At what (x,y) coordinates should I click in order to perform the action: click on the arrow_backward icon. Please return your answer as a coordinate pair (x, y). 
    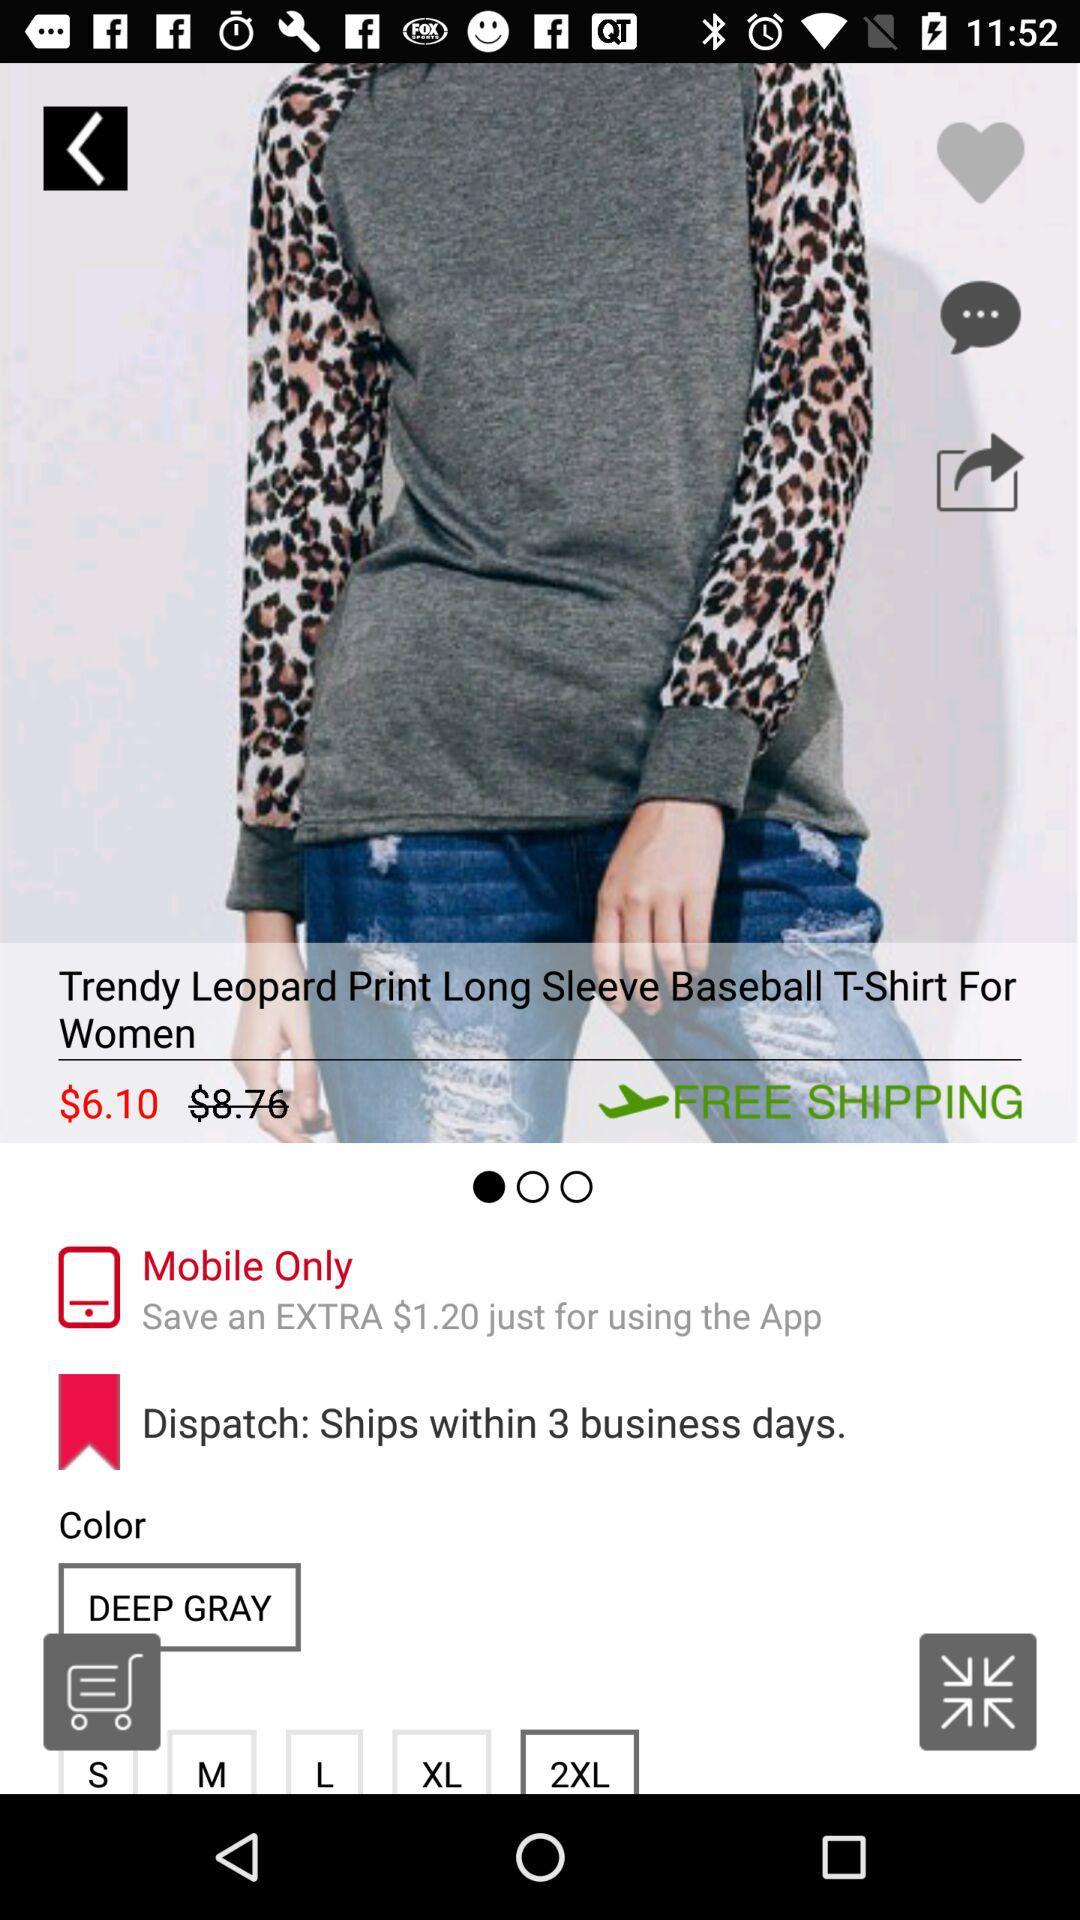
    Looking at the image, I should click on (84, 147).